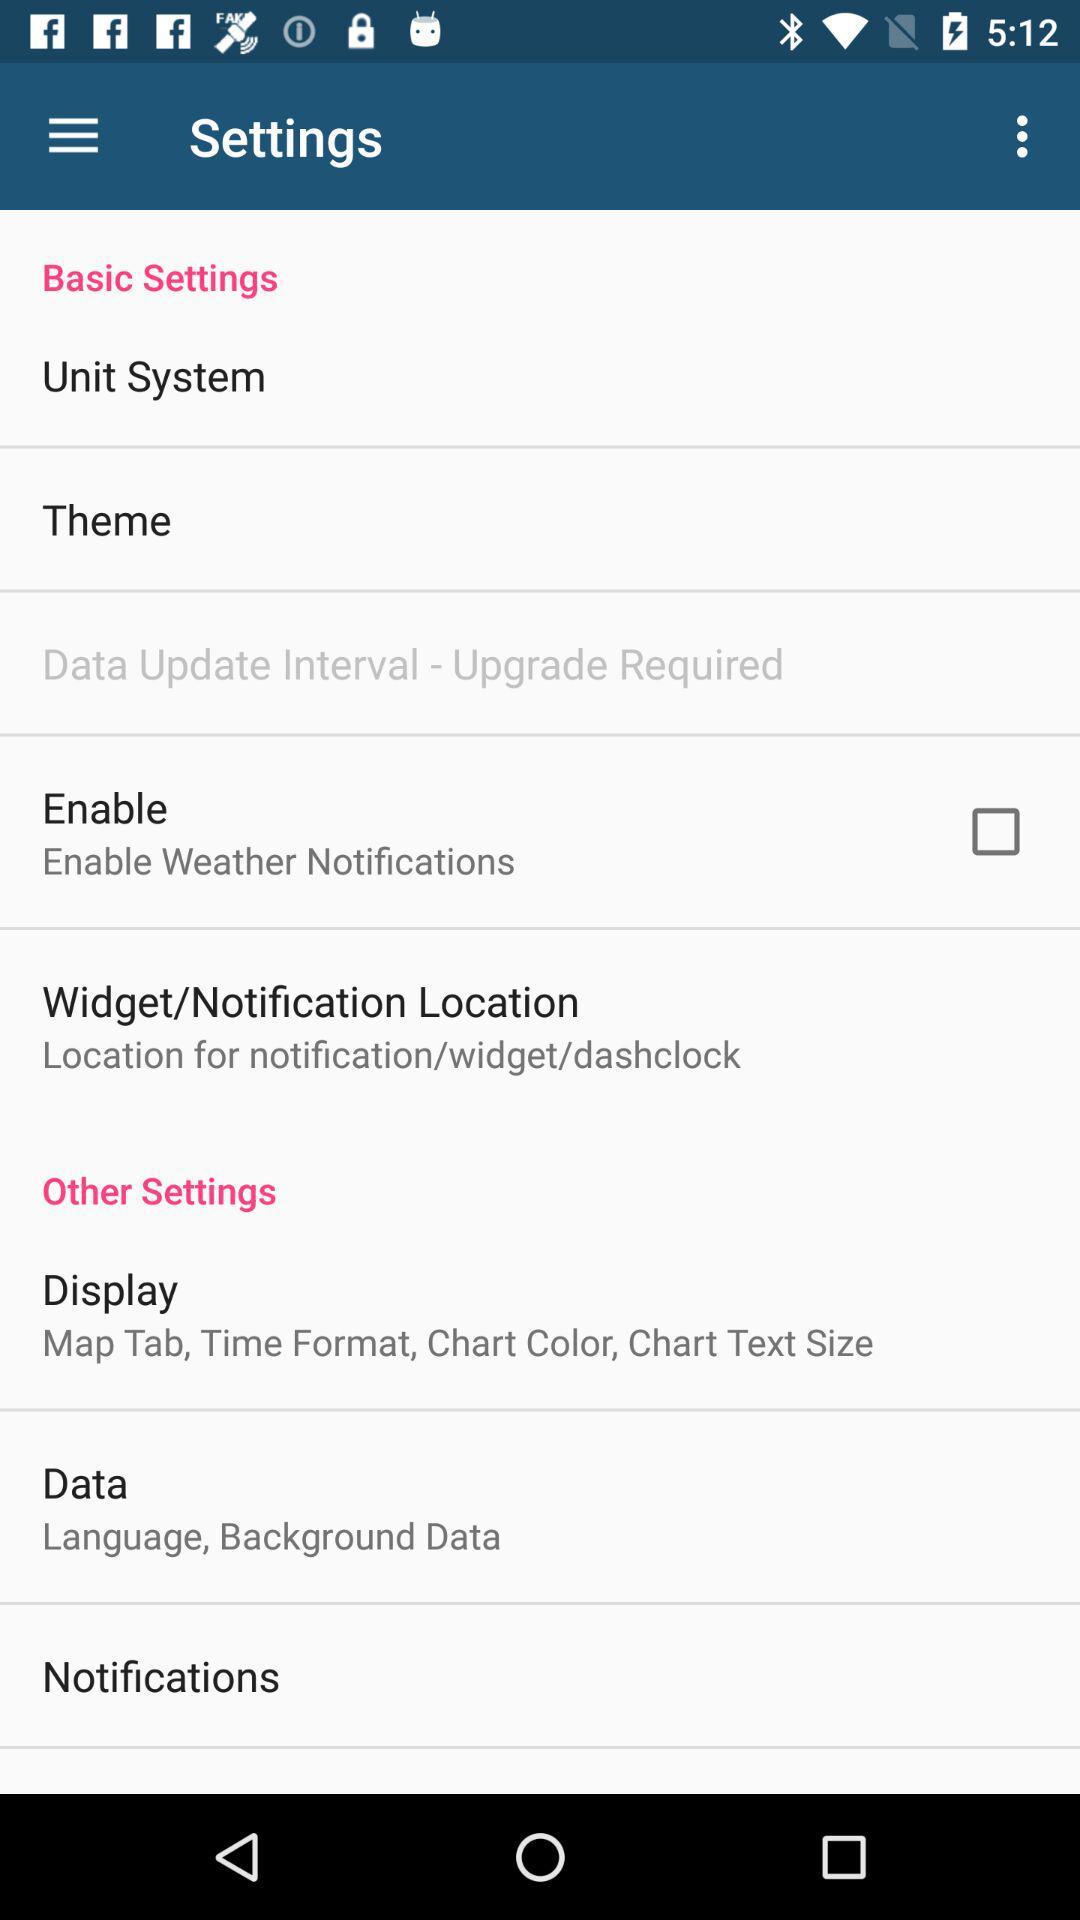 This screenshot has width=1080, height=1920. I want to click on the data update interval, so click(412, 662).